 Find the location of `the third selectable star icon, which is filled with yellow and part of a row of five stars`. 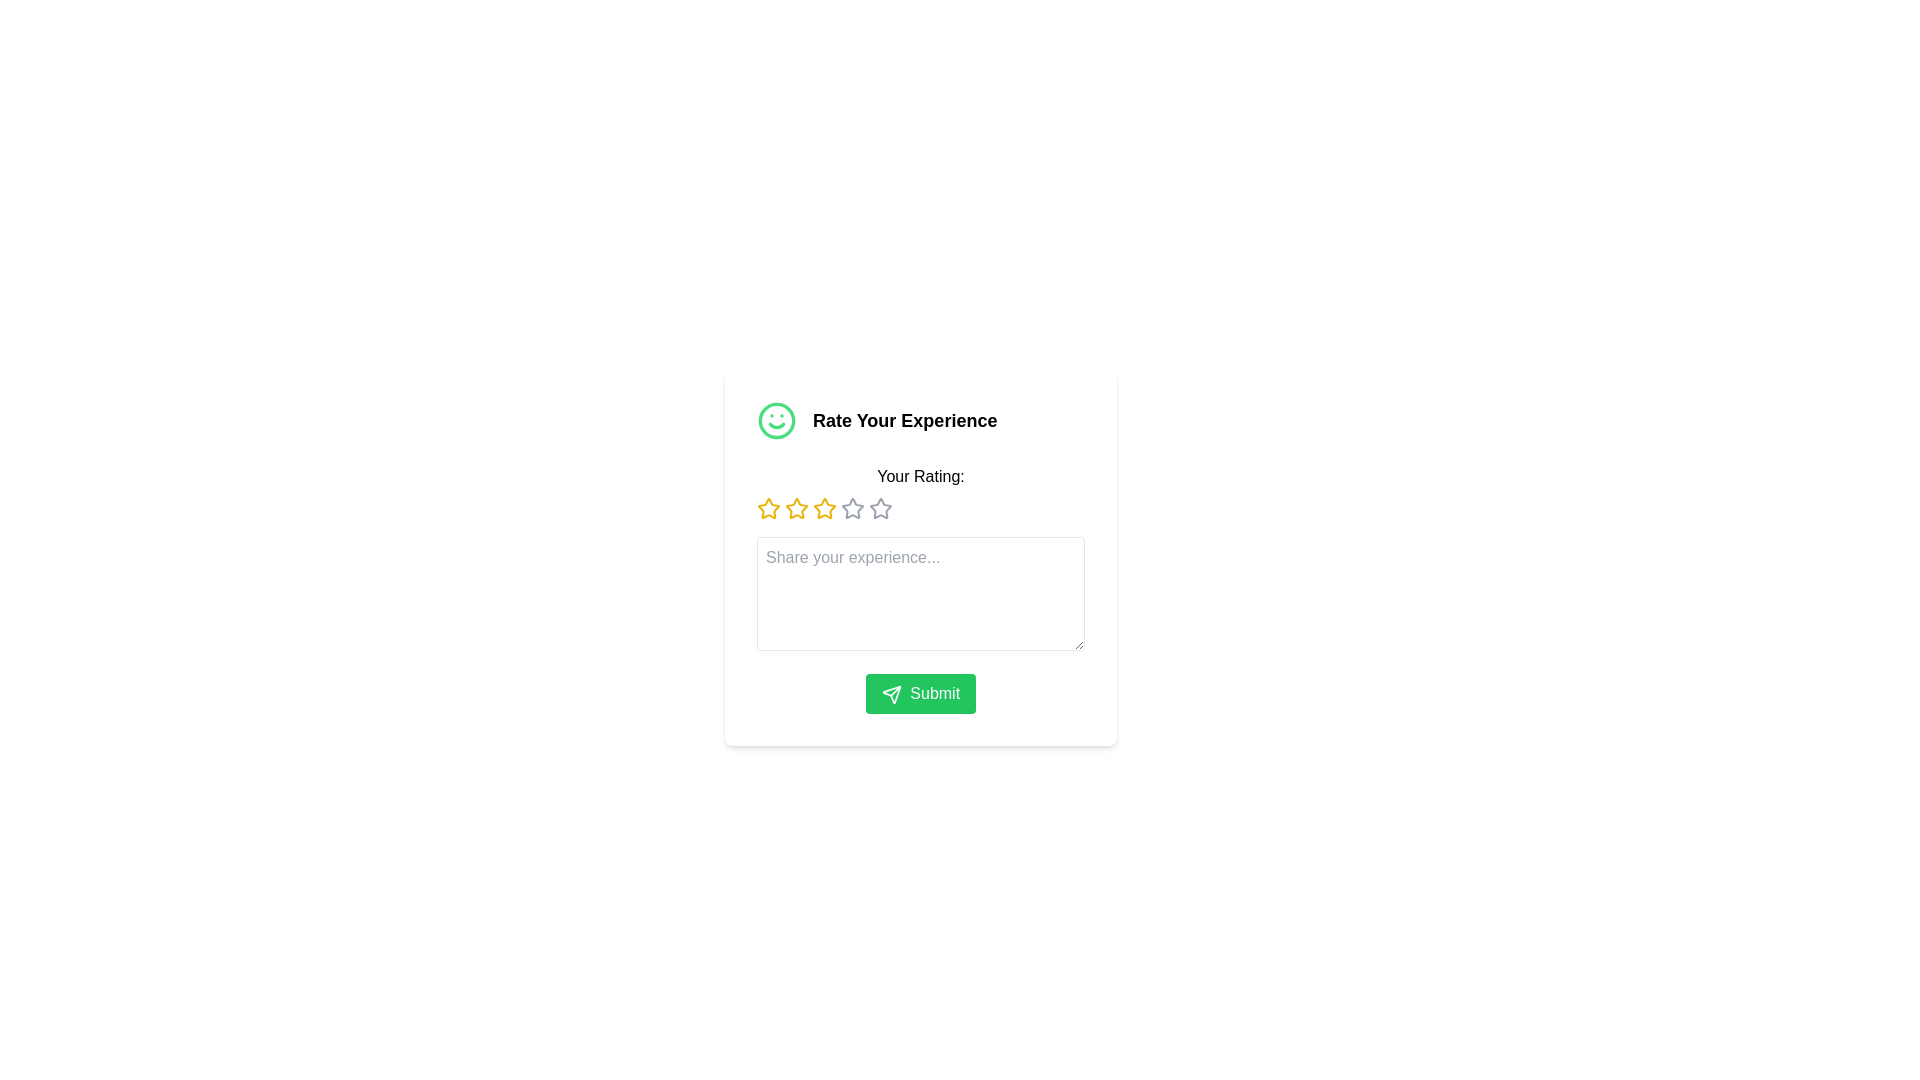

the third selectable star icon, which is filled with yellow and part of a row of five stars is located at coordinates (795, 508).